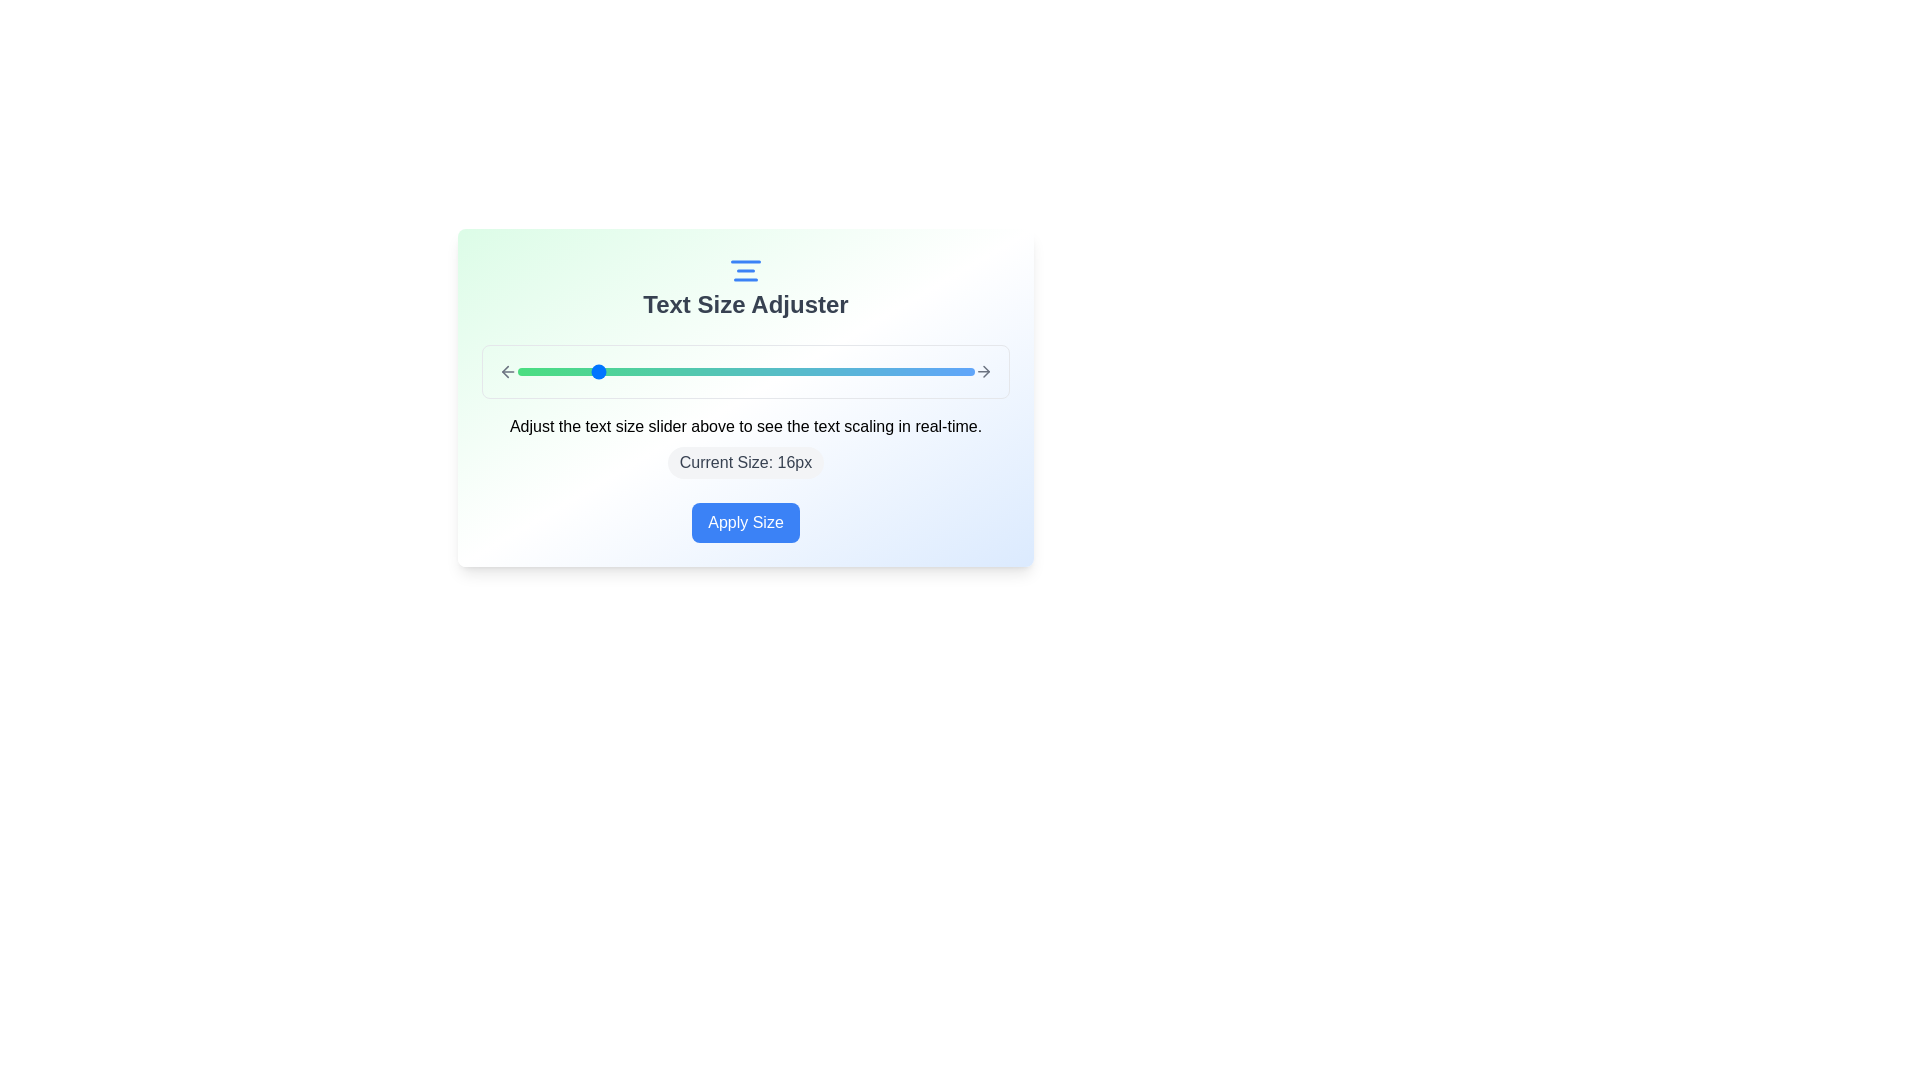 Image resolution: width=1920 pixels, height=1080 pixels. I want to click on the text size slider to 27 px, so click(803, 371).